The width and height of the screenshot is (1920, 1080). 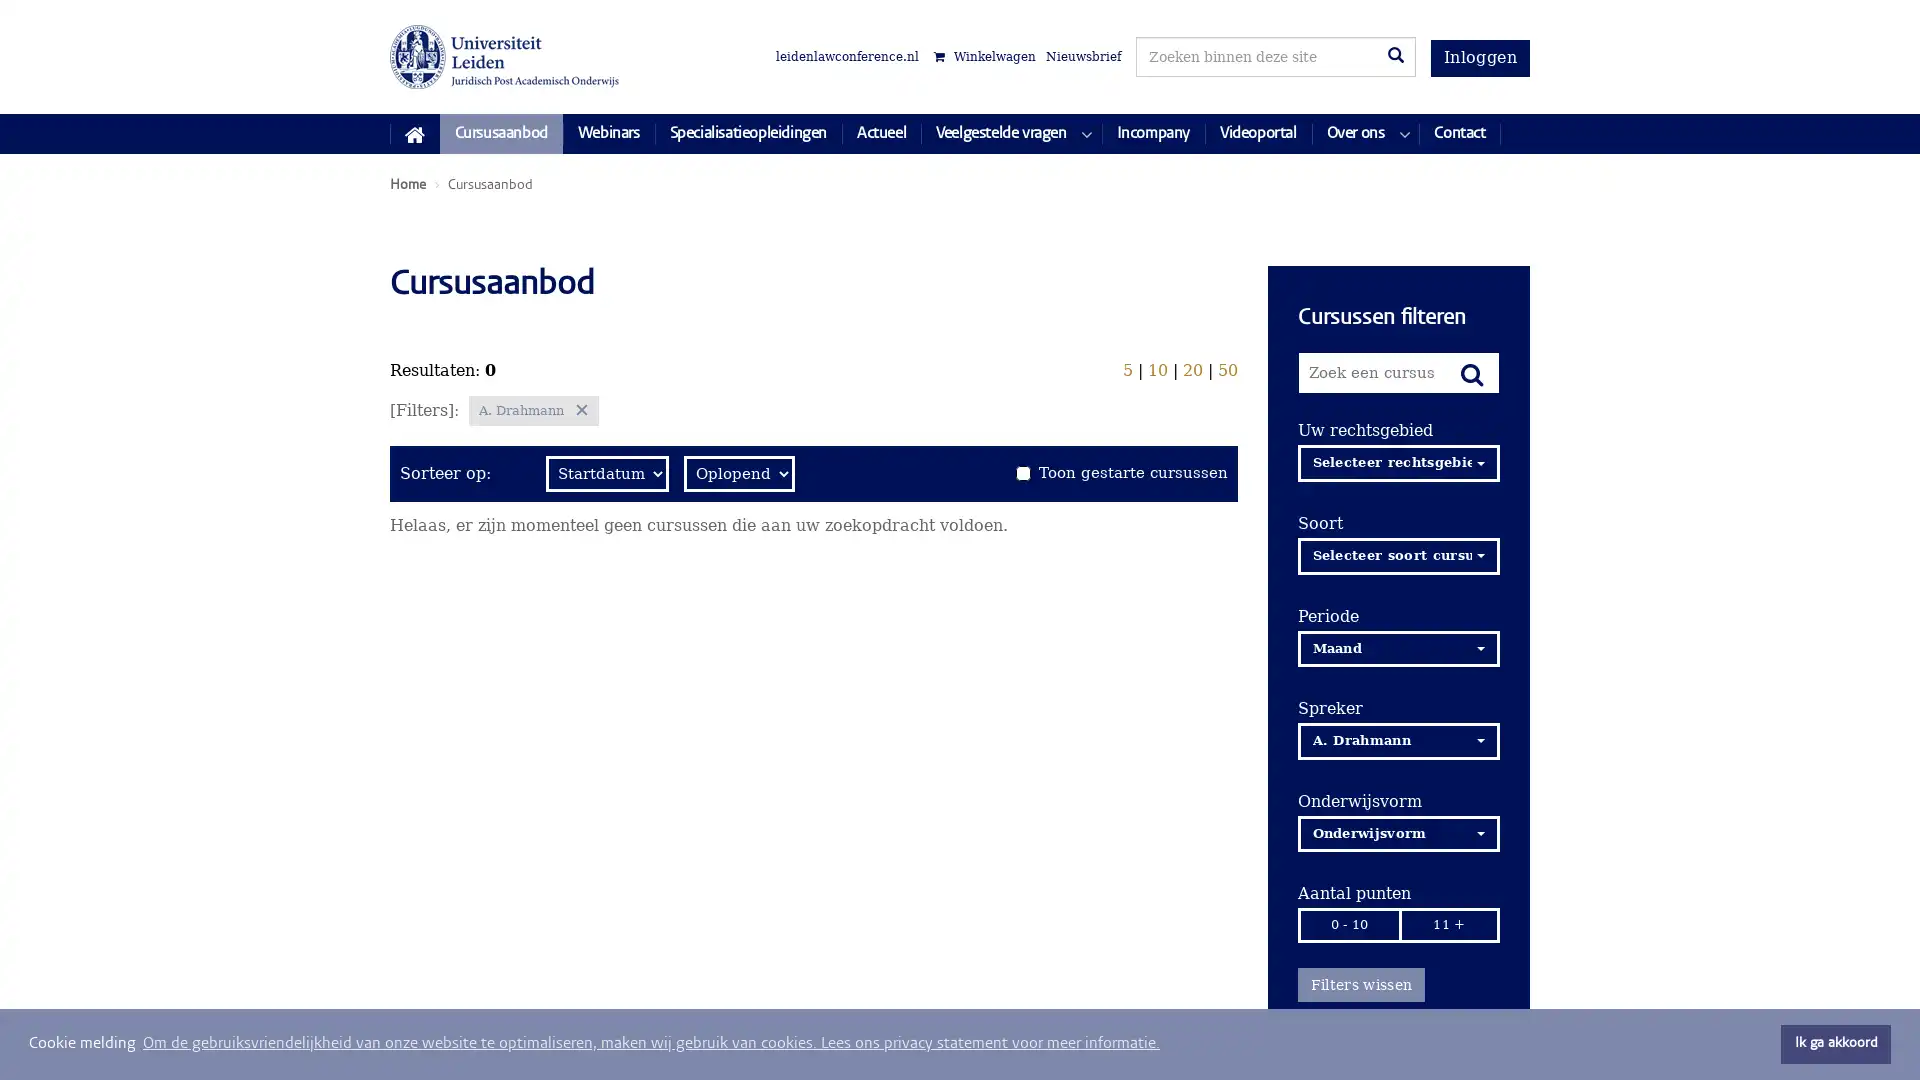 I want to click on Selecteer soort cursus, so click(x=1397, y=555).